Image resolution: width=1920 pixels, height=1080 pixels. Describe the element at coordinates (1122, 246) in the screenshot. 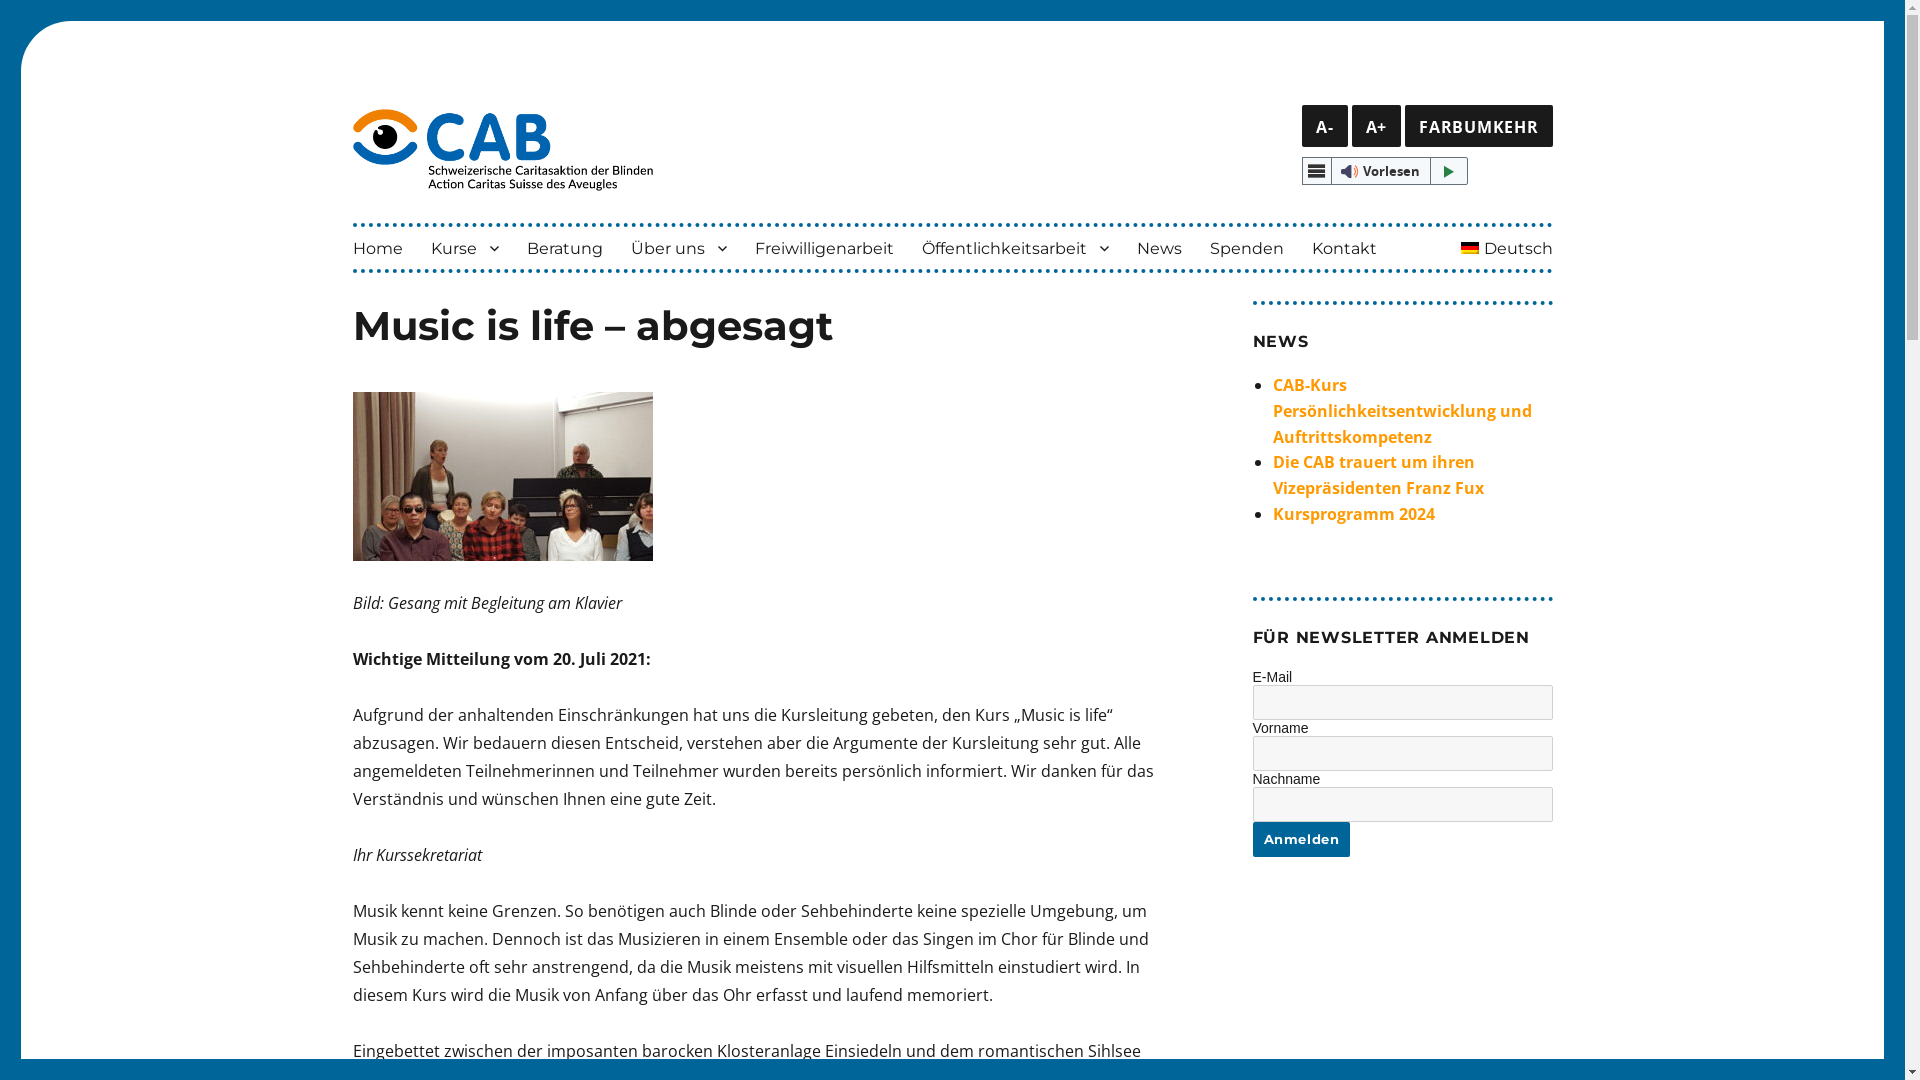

I see `'News'` at that location.